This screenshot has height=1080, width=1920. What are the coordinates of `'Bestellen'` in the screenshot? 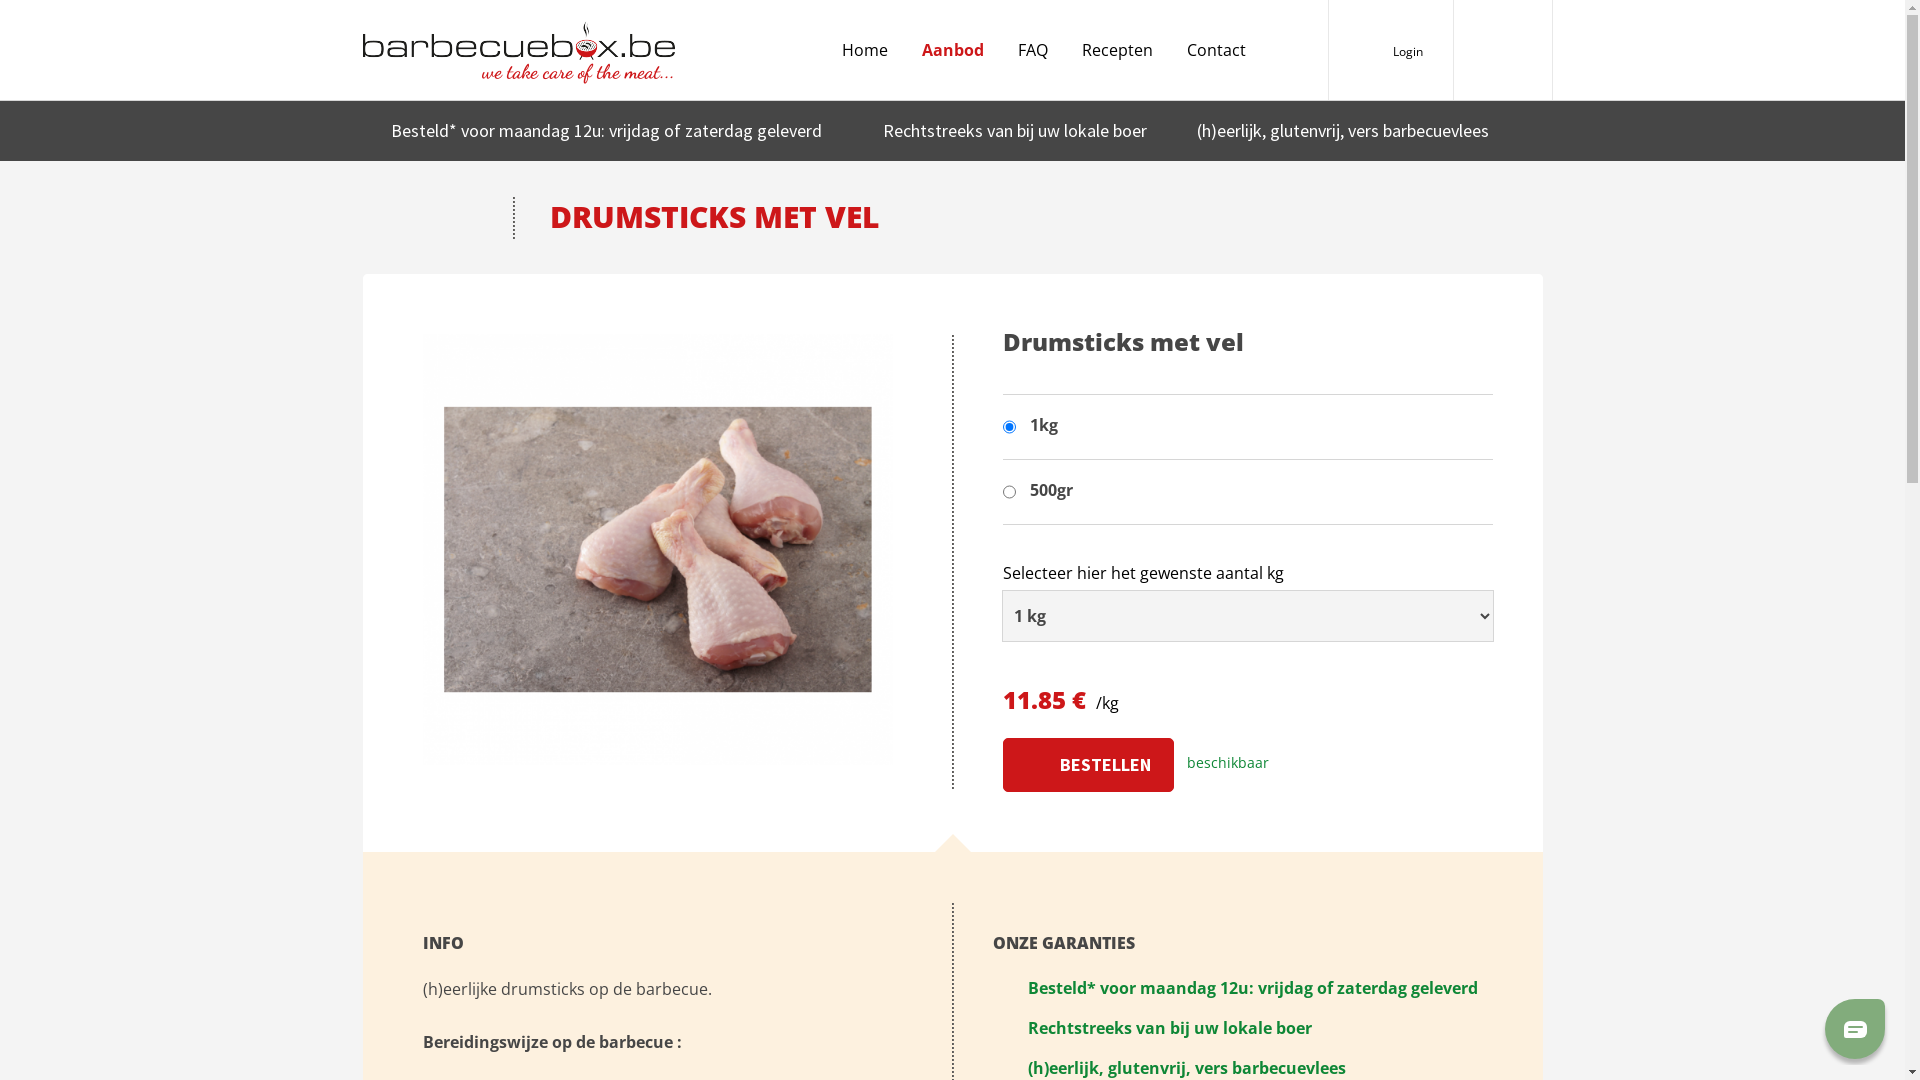 It's located at (1087, 764).